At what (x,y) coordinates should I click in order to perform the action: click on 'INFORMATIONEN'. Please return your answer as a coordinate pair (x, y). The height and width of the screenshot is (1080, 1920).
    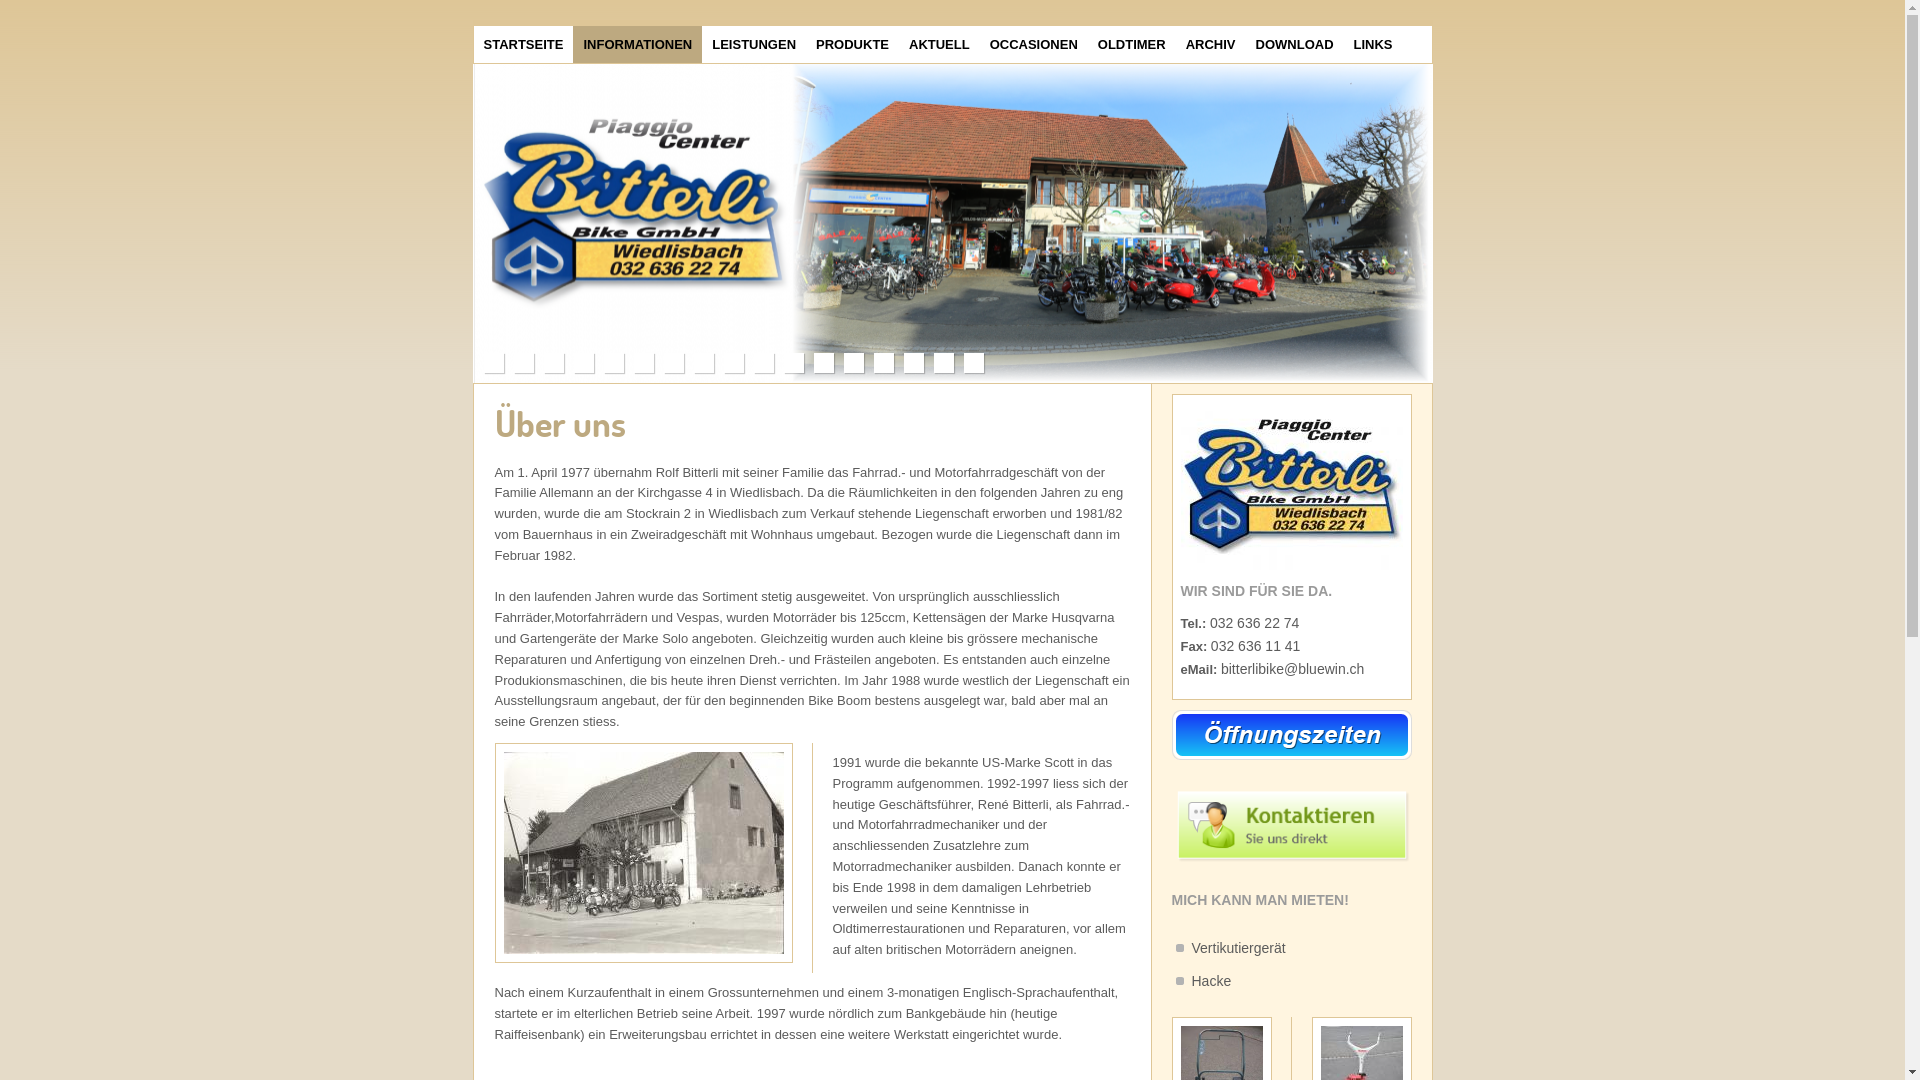
    Looking at the image, I should click on (571, 44).